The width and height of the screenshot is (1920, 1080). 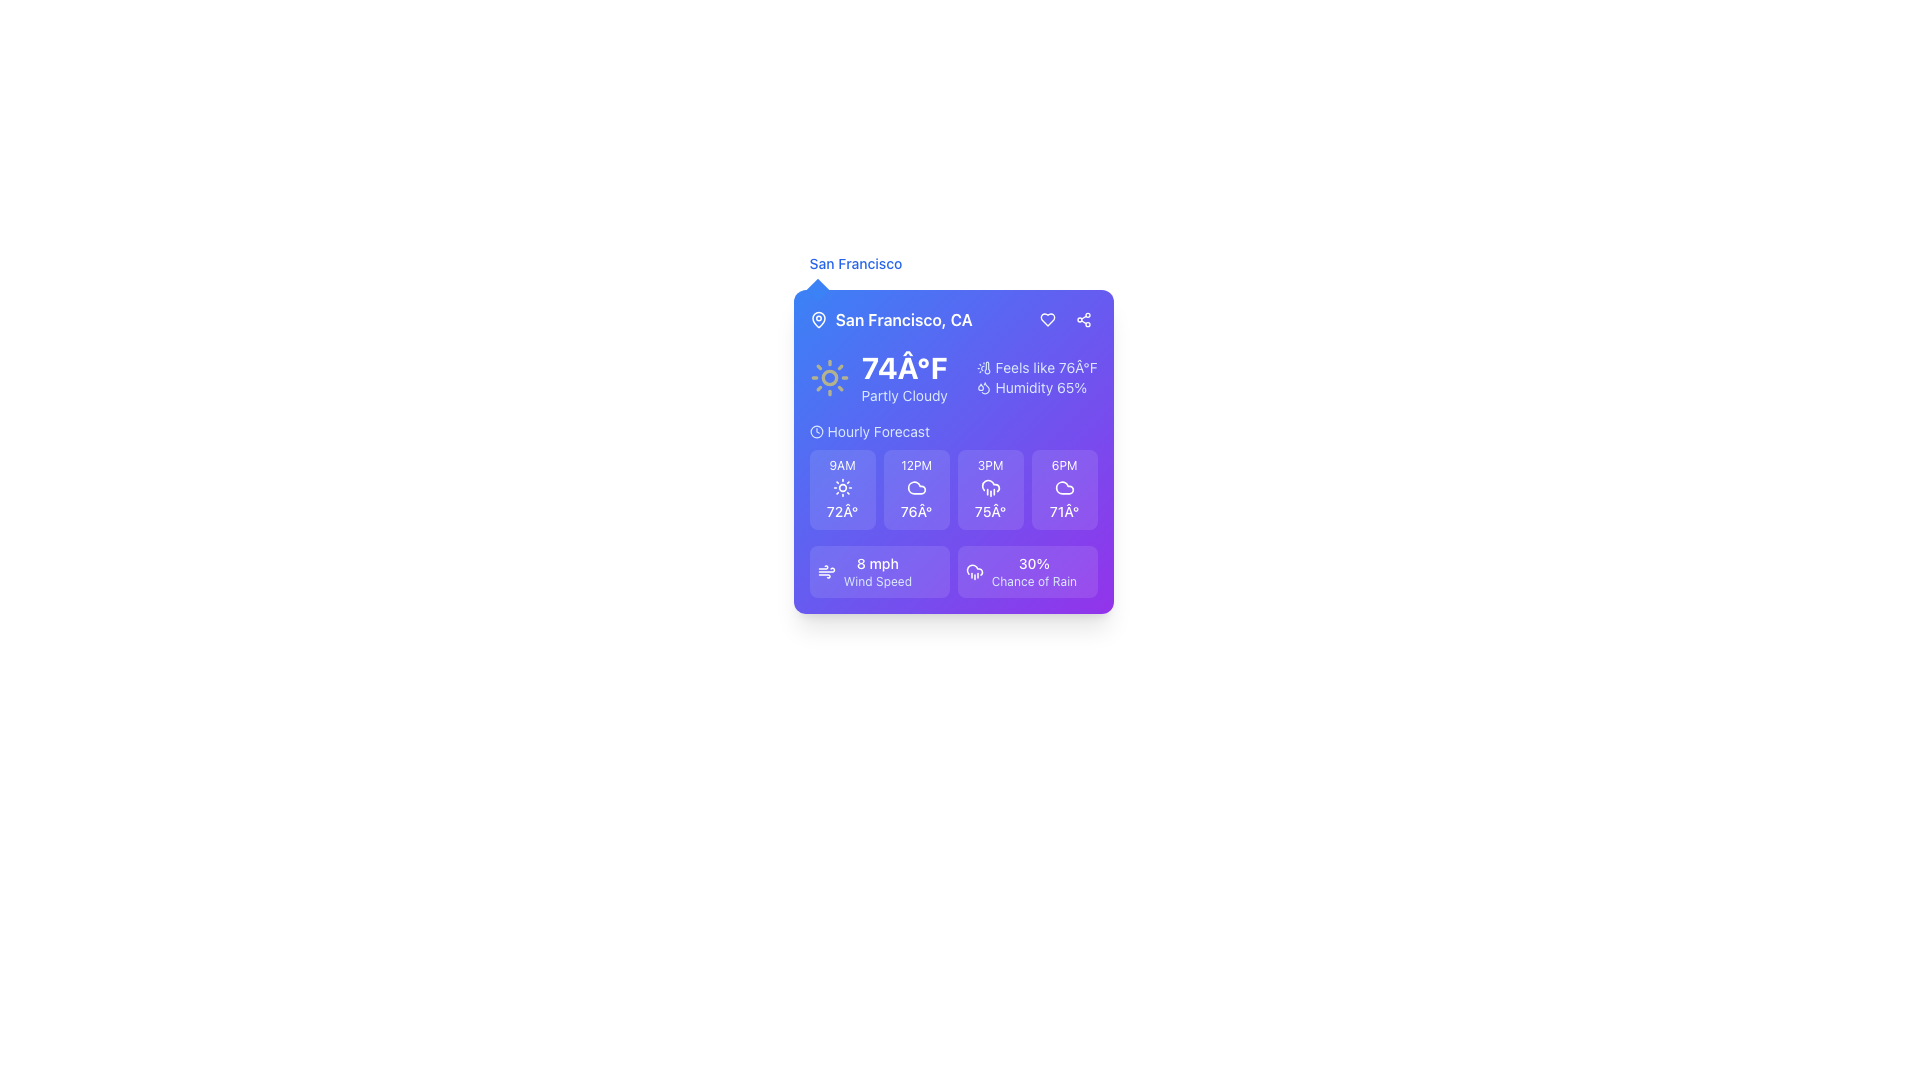 What do you see at coordinates (903, 378) in the screenshot?
I see `the temperature and weather condition display located centrally within the weather card interface` at bounding box center [903, 378].